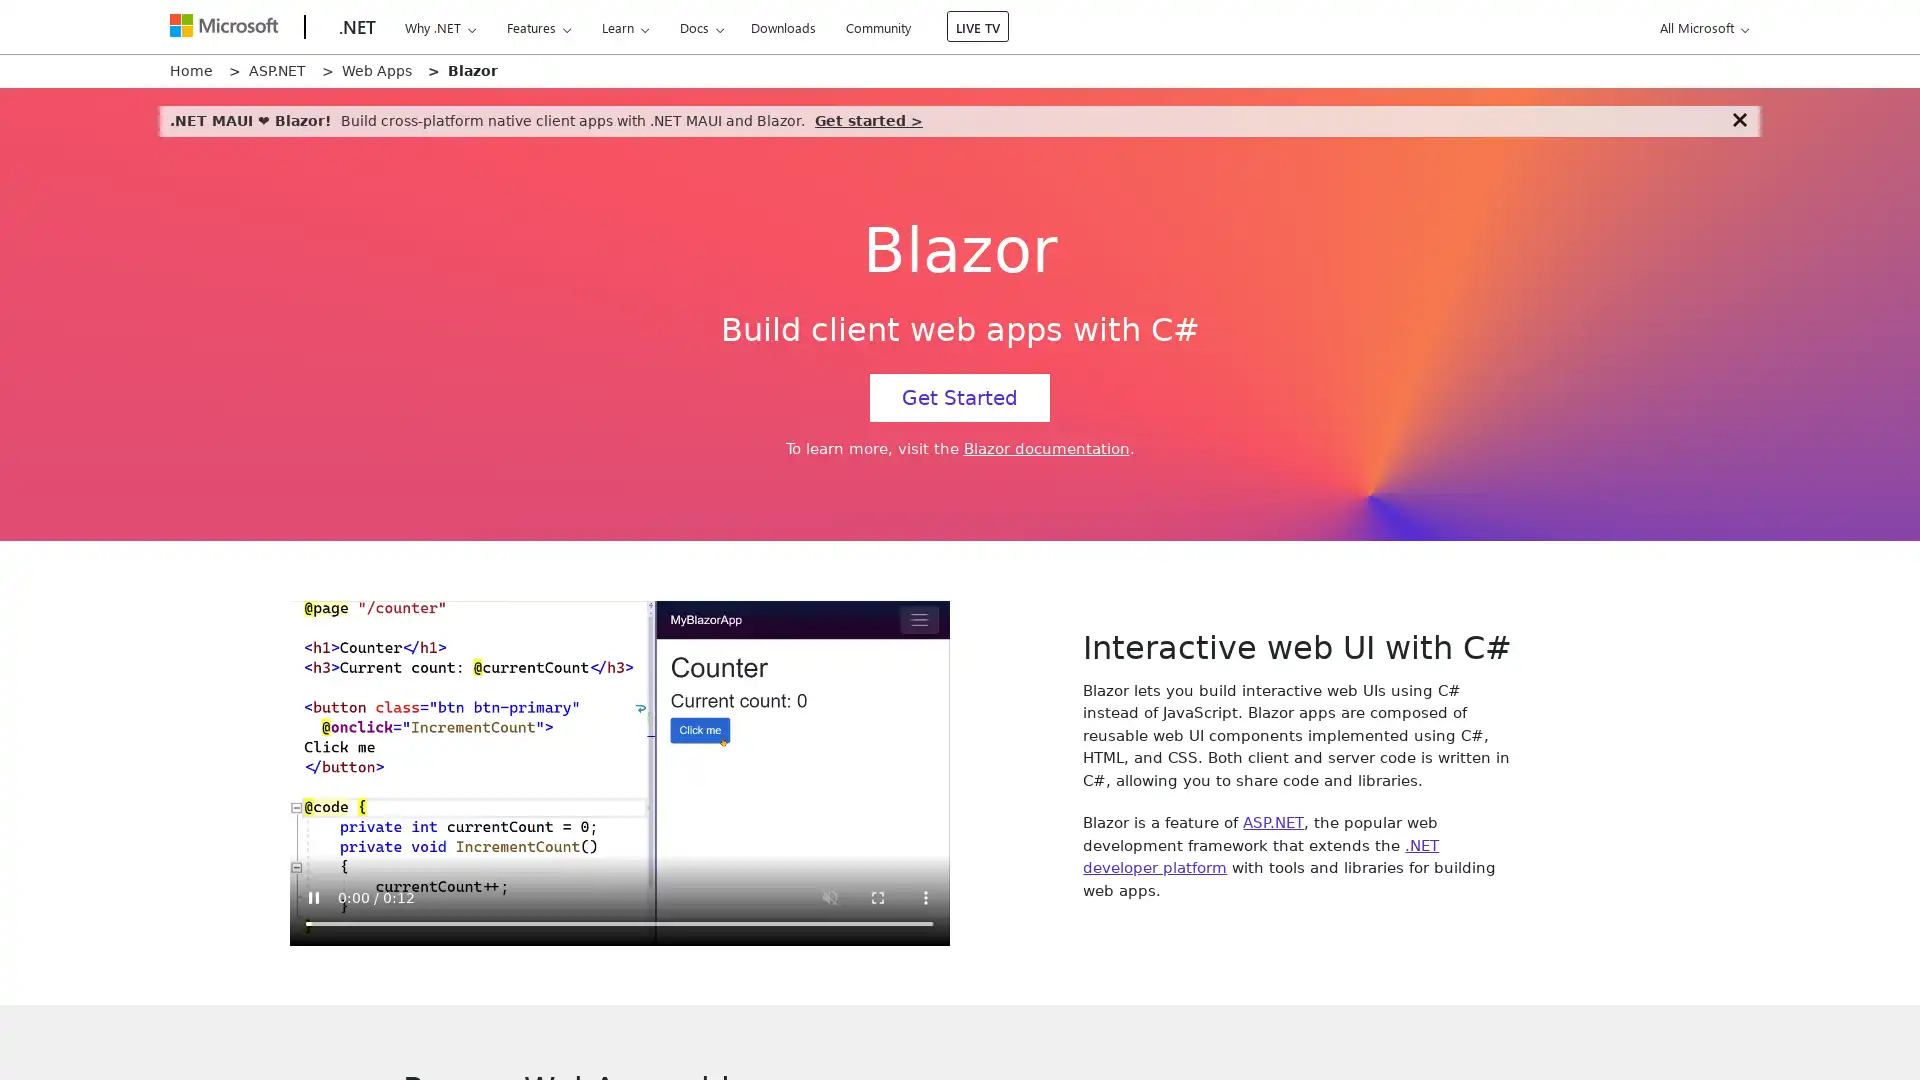 The image size is (1920, 1080). Describe the element at coordinates (701, 27) in the screenshot. I see `Docs` at that location.